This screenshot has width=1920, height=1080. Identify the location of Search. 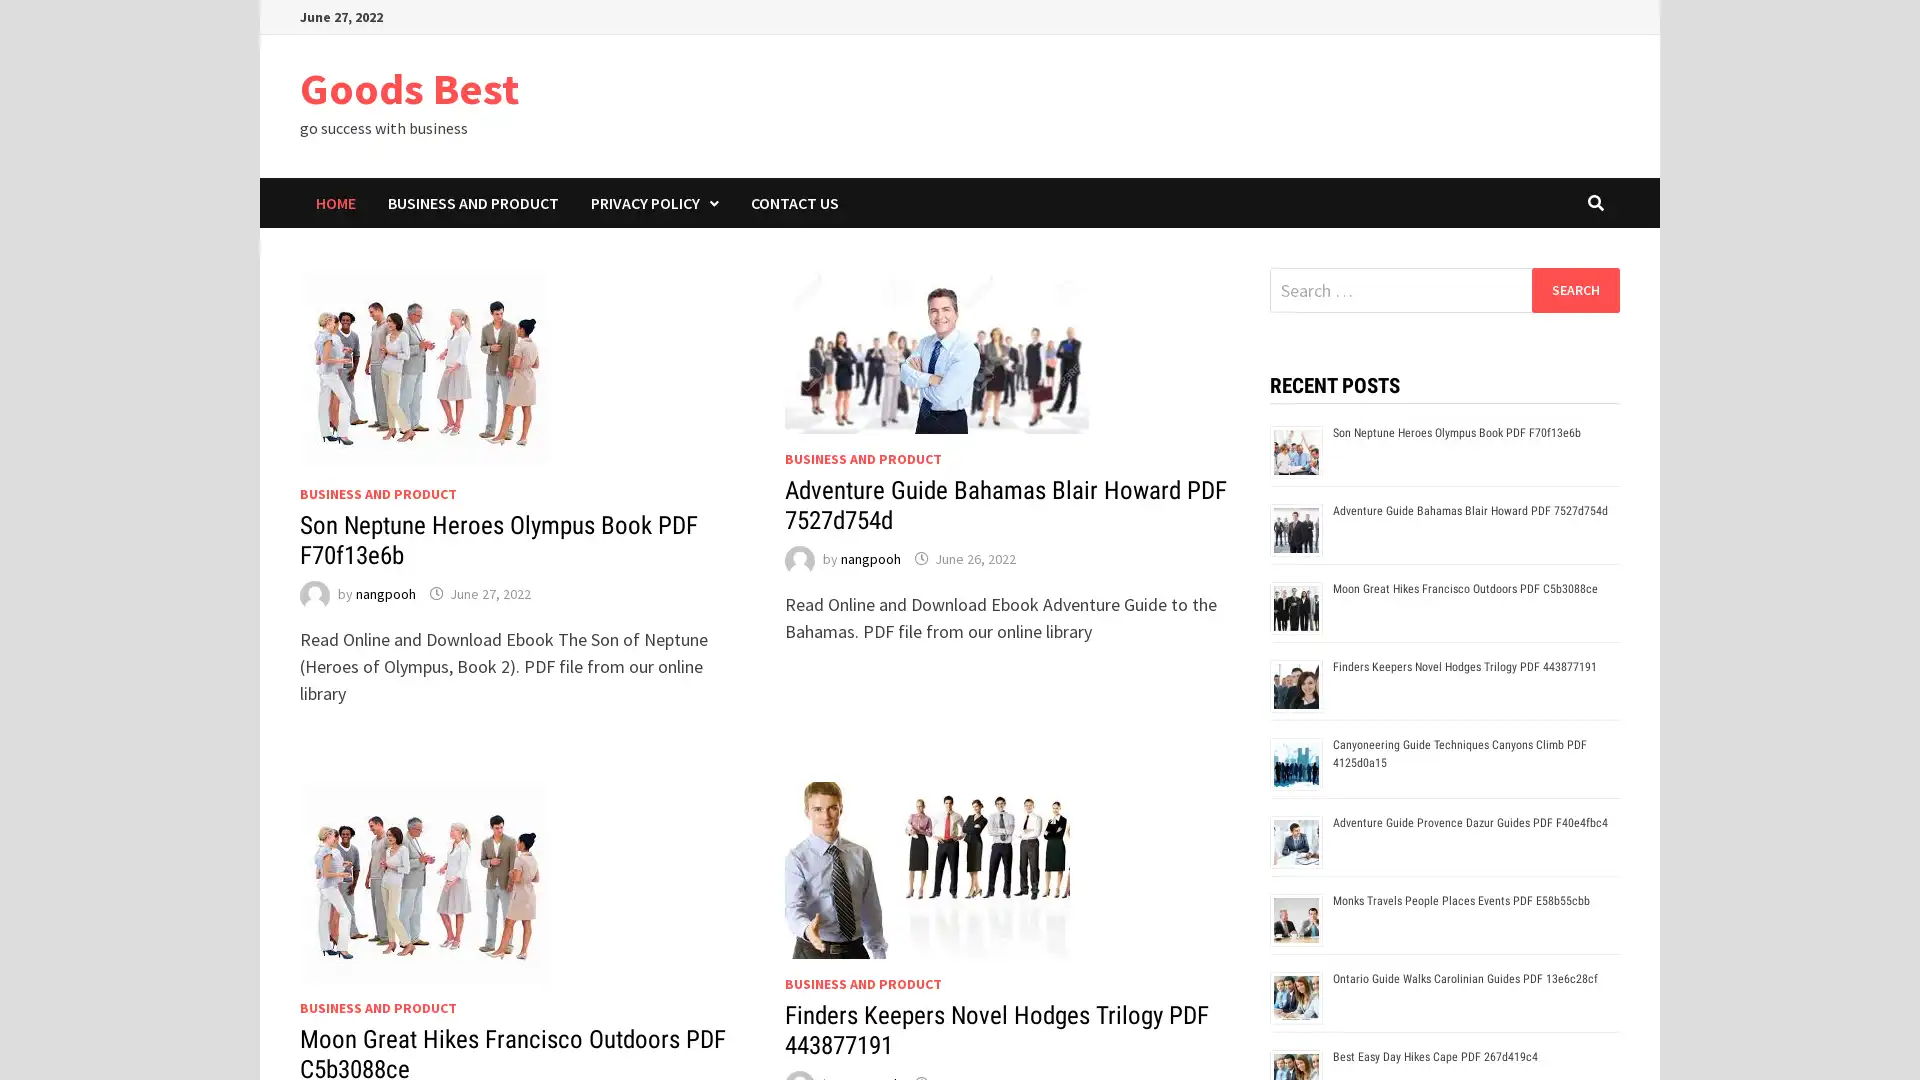
(1574, 289).